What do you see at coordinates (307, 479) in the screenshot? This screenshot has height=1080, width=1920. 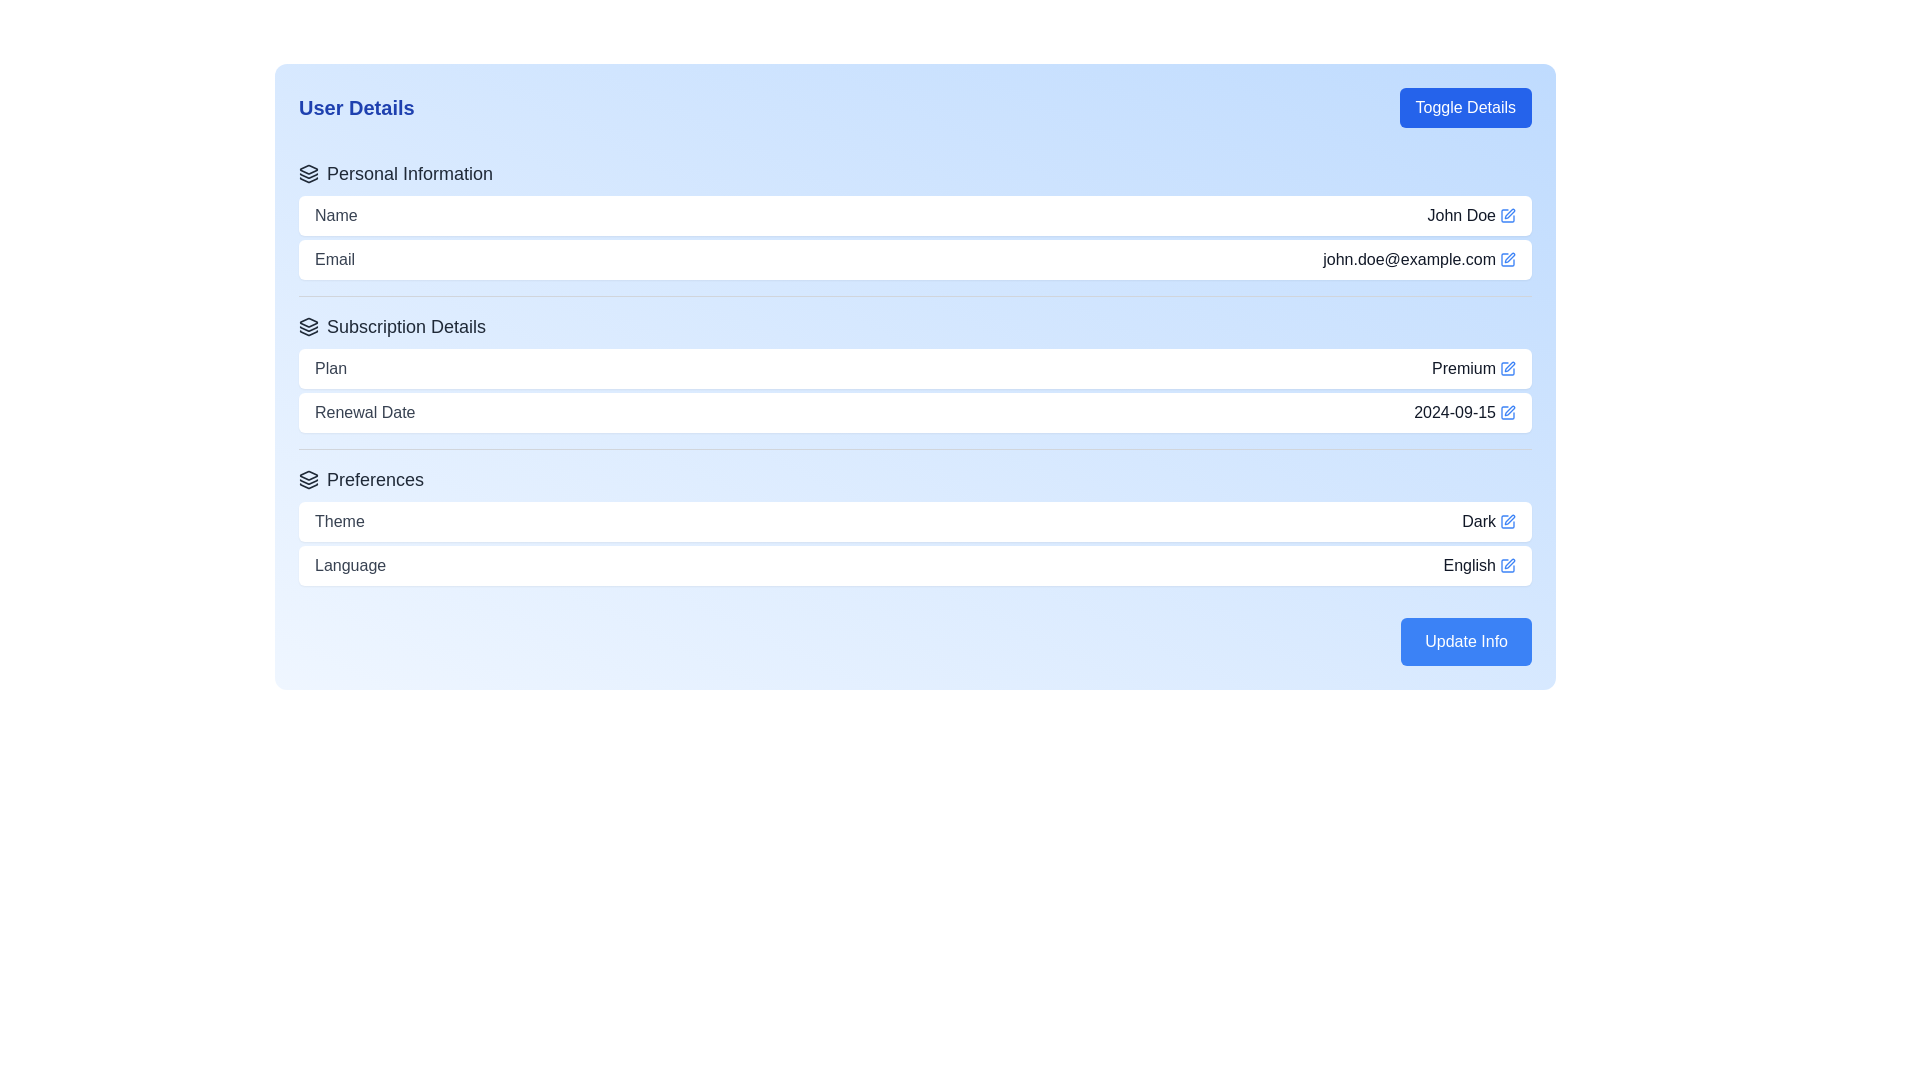 I see `the icon representing 'Preferences', which has a geometric design resembling layered sheets and is positioned at the leftmost side of its section` at bounding box center [307, 479].